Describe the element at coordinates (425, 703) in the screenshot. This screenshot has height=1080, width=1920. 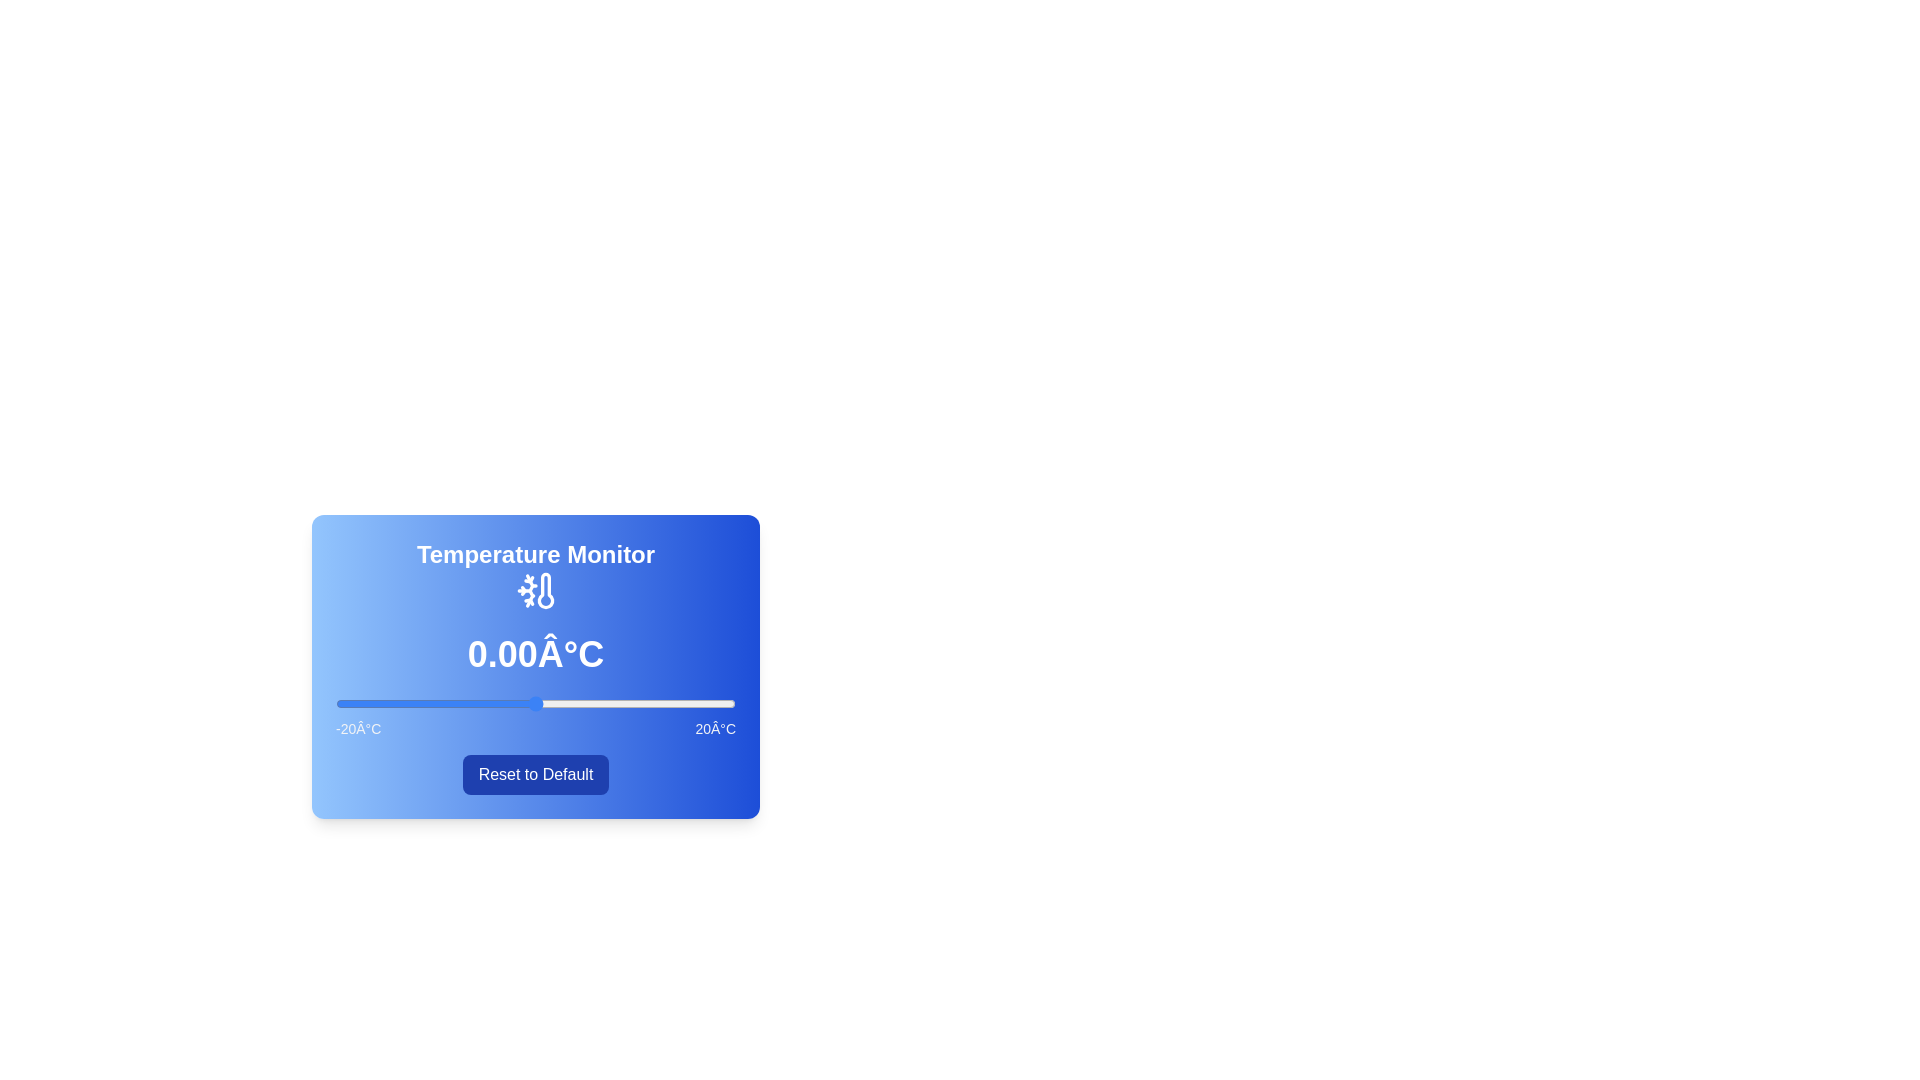
I see `the temperature slider to -11 degrees Celsius` at that location.